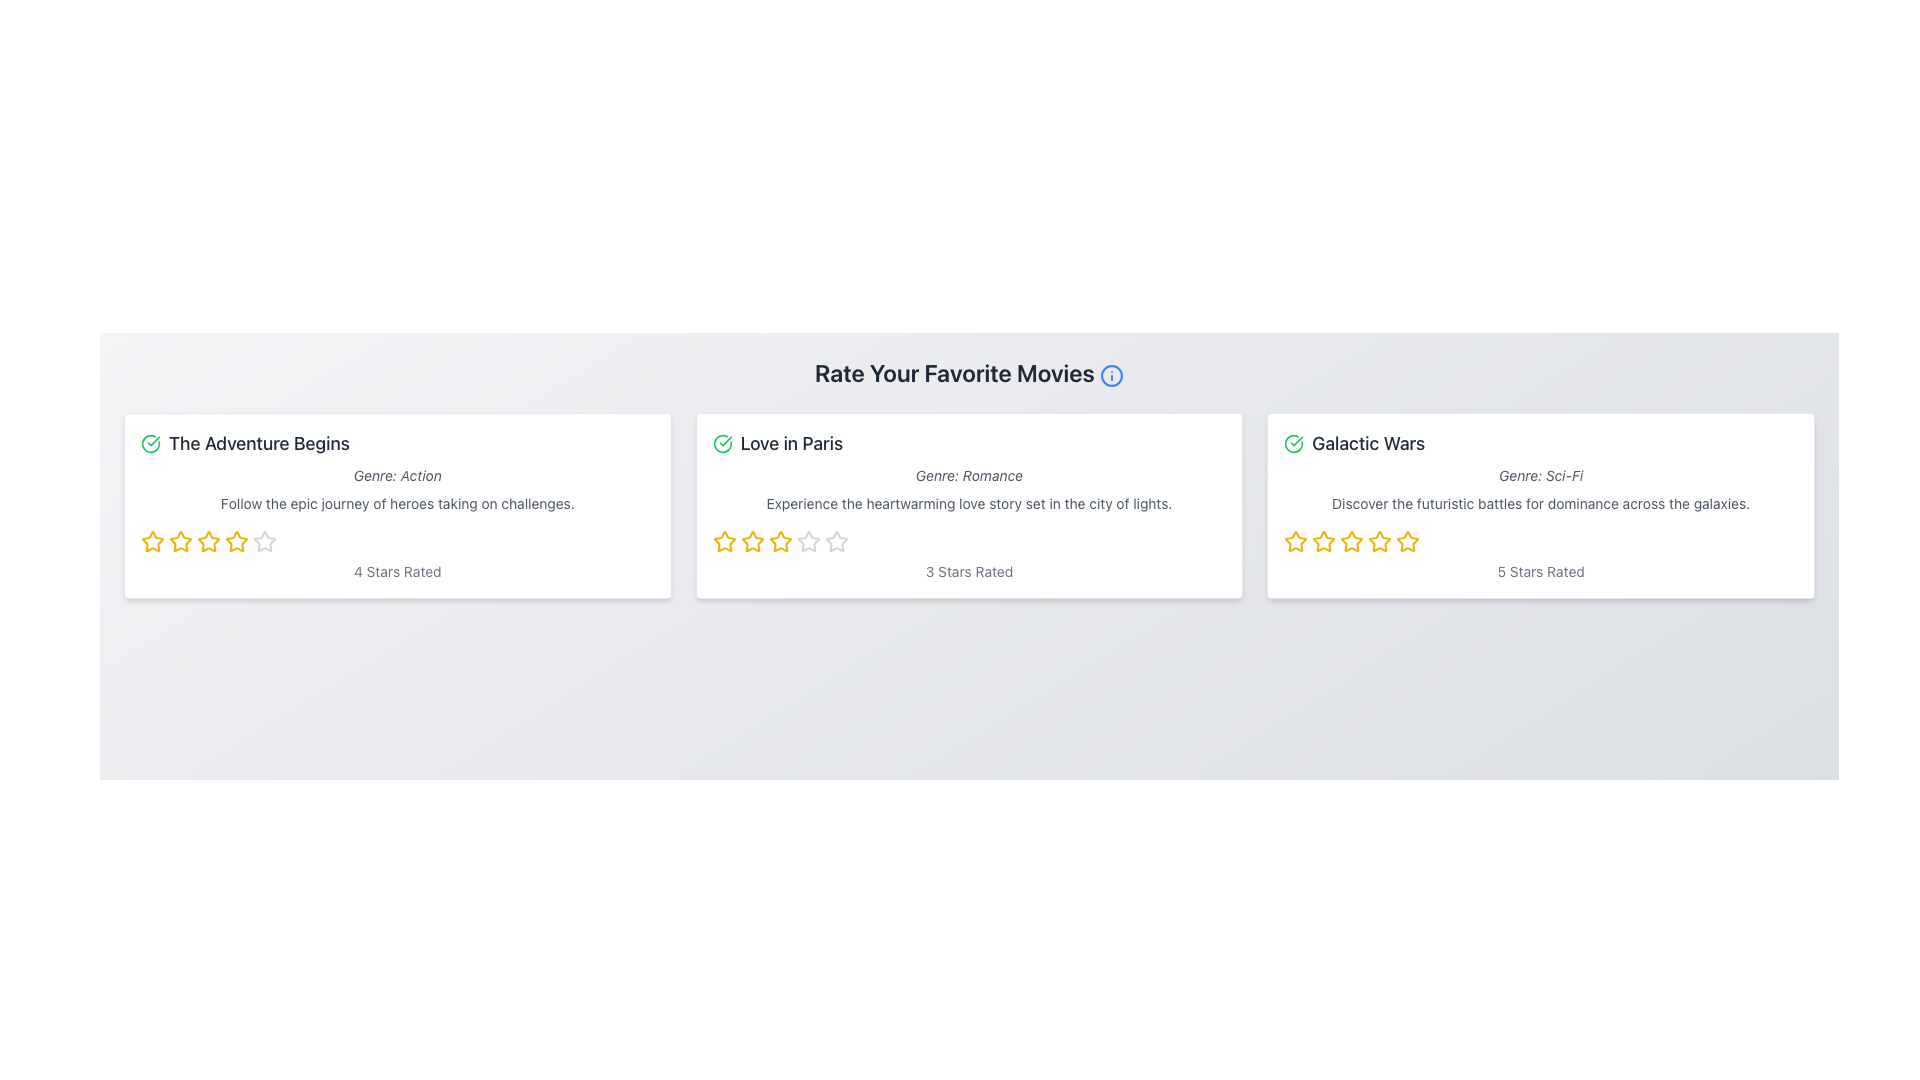 This screenshot has width=1920, height=1080. I want to click on the Information Card that provides an overview of a movie, positioned as the first card in a grid layout adjacent to the 'Love in Paris' card, so click(397, 504).